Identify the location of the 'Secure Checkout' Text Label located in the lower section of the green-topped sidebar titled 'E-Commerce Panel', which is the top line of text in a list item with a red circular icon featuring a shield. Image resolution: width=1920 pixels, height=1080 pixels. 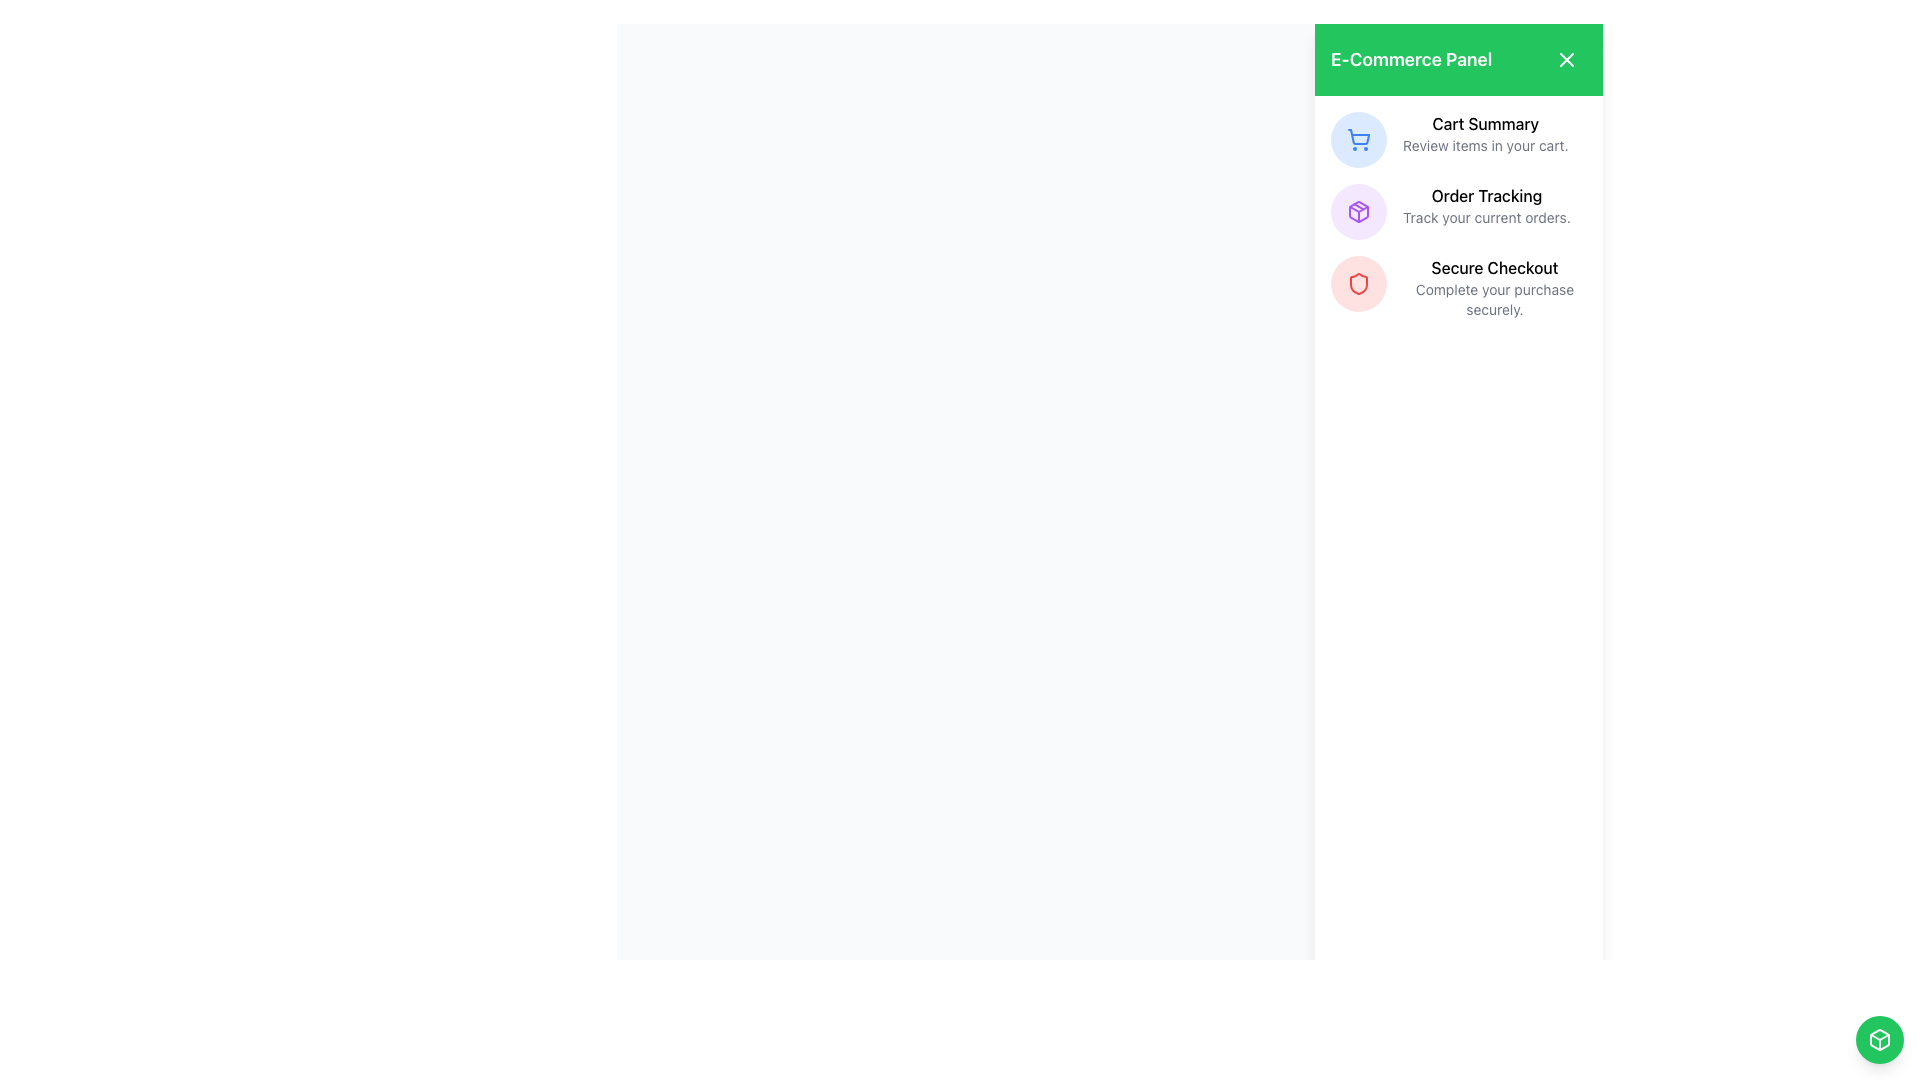
(1494, 266).